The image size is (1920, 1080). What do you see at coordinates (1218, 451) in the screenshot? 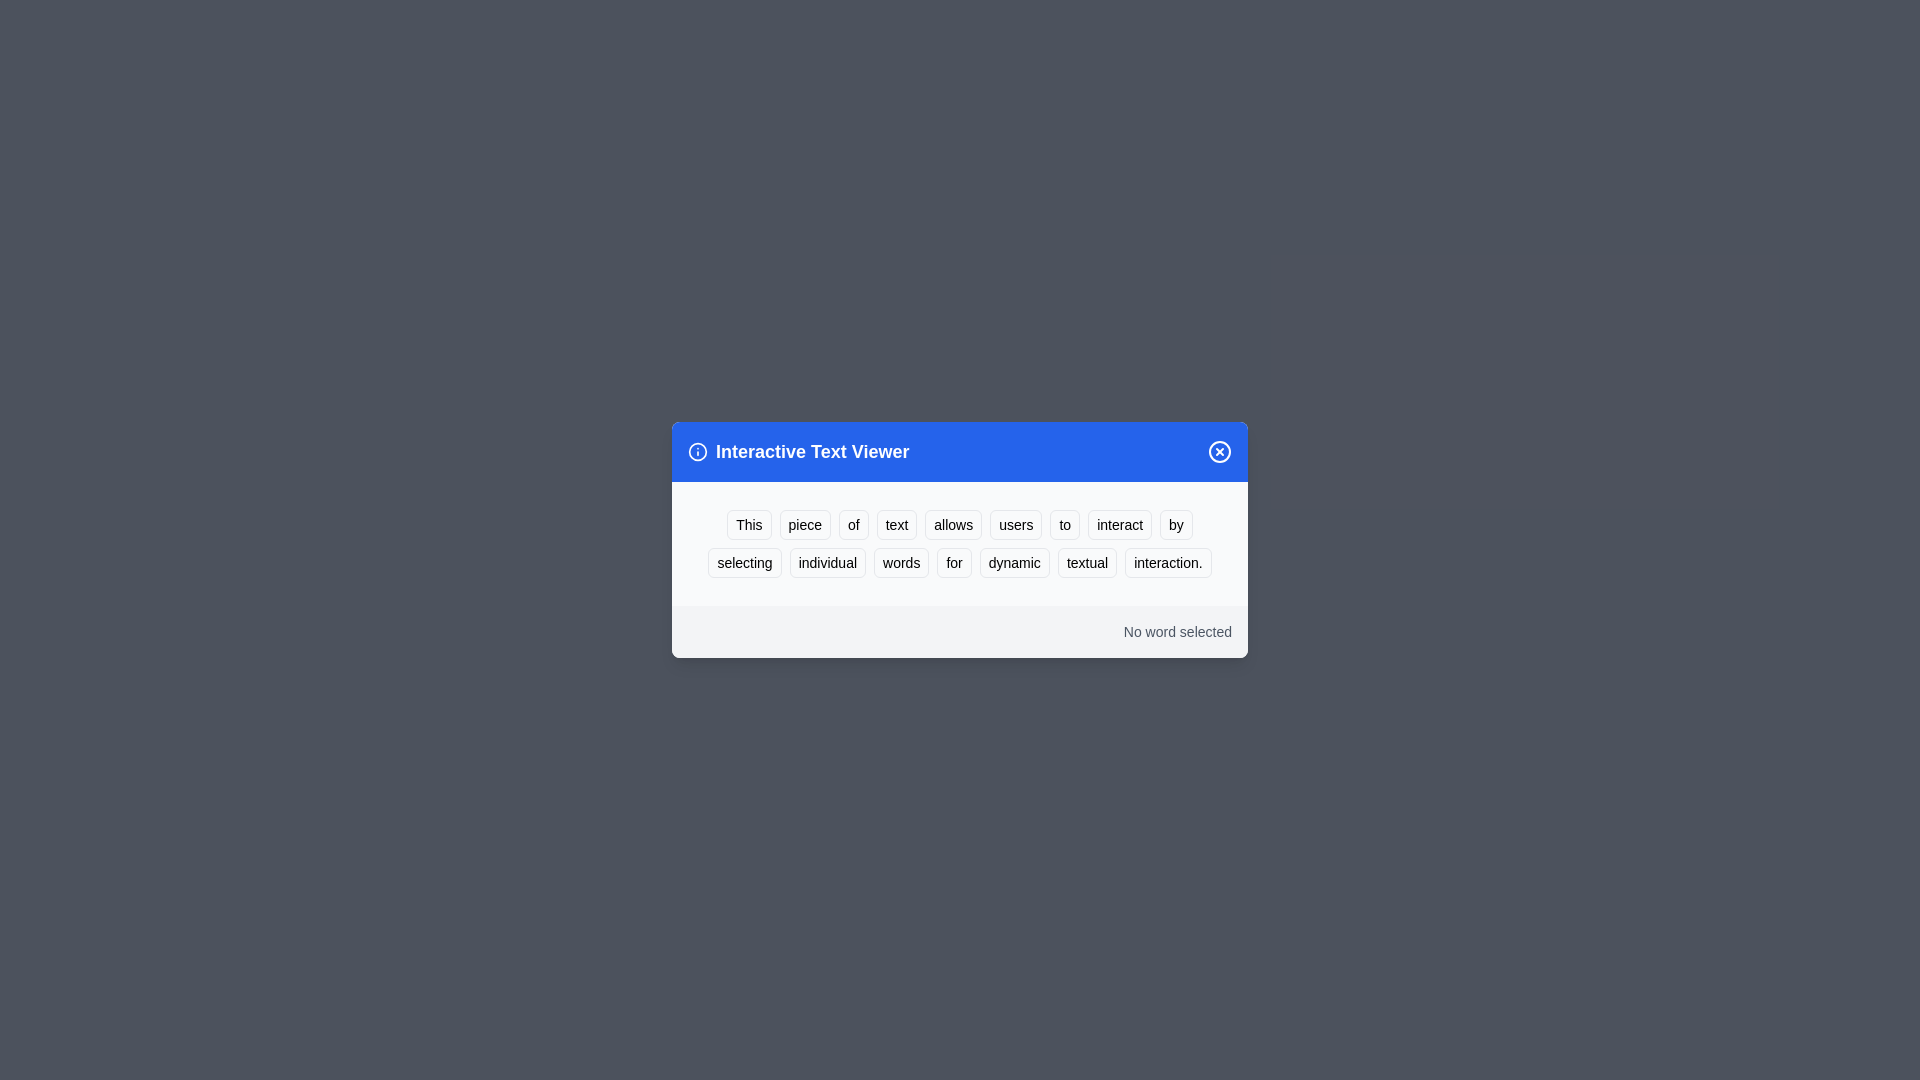
I see `close button located at the top-right corner of the dialog box` at bounding box center [1218, 451].